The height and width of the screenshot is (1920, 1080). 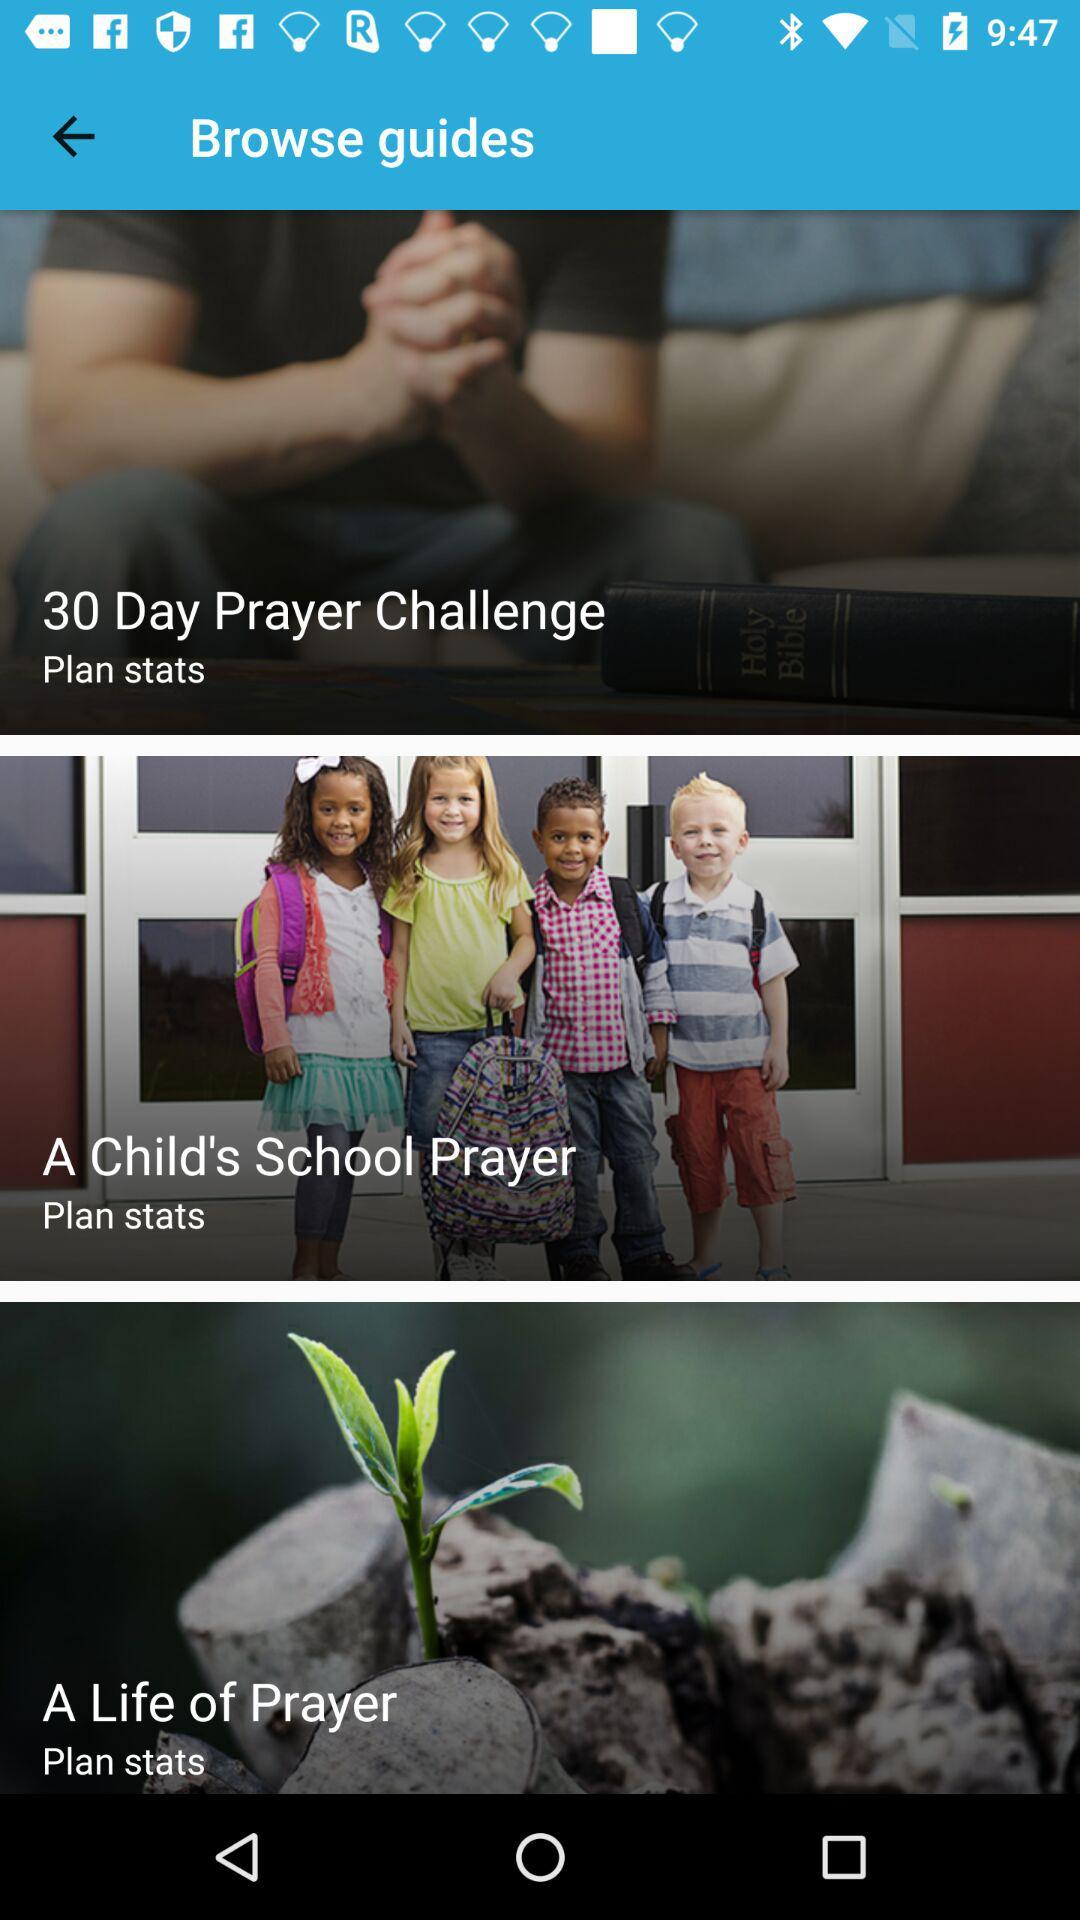 What do you see at coordinates (72, 135) in the screenshot?
I see `icon next to the browse guides icon` at bounding box center [72, 135].